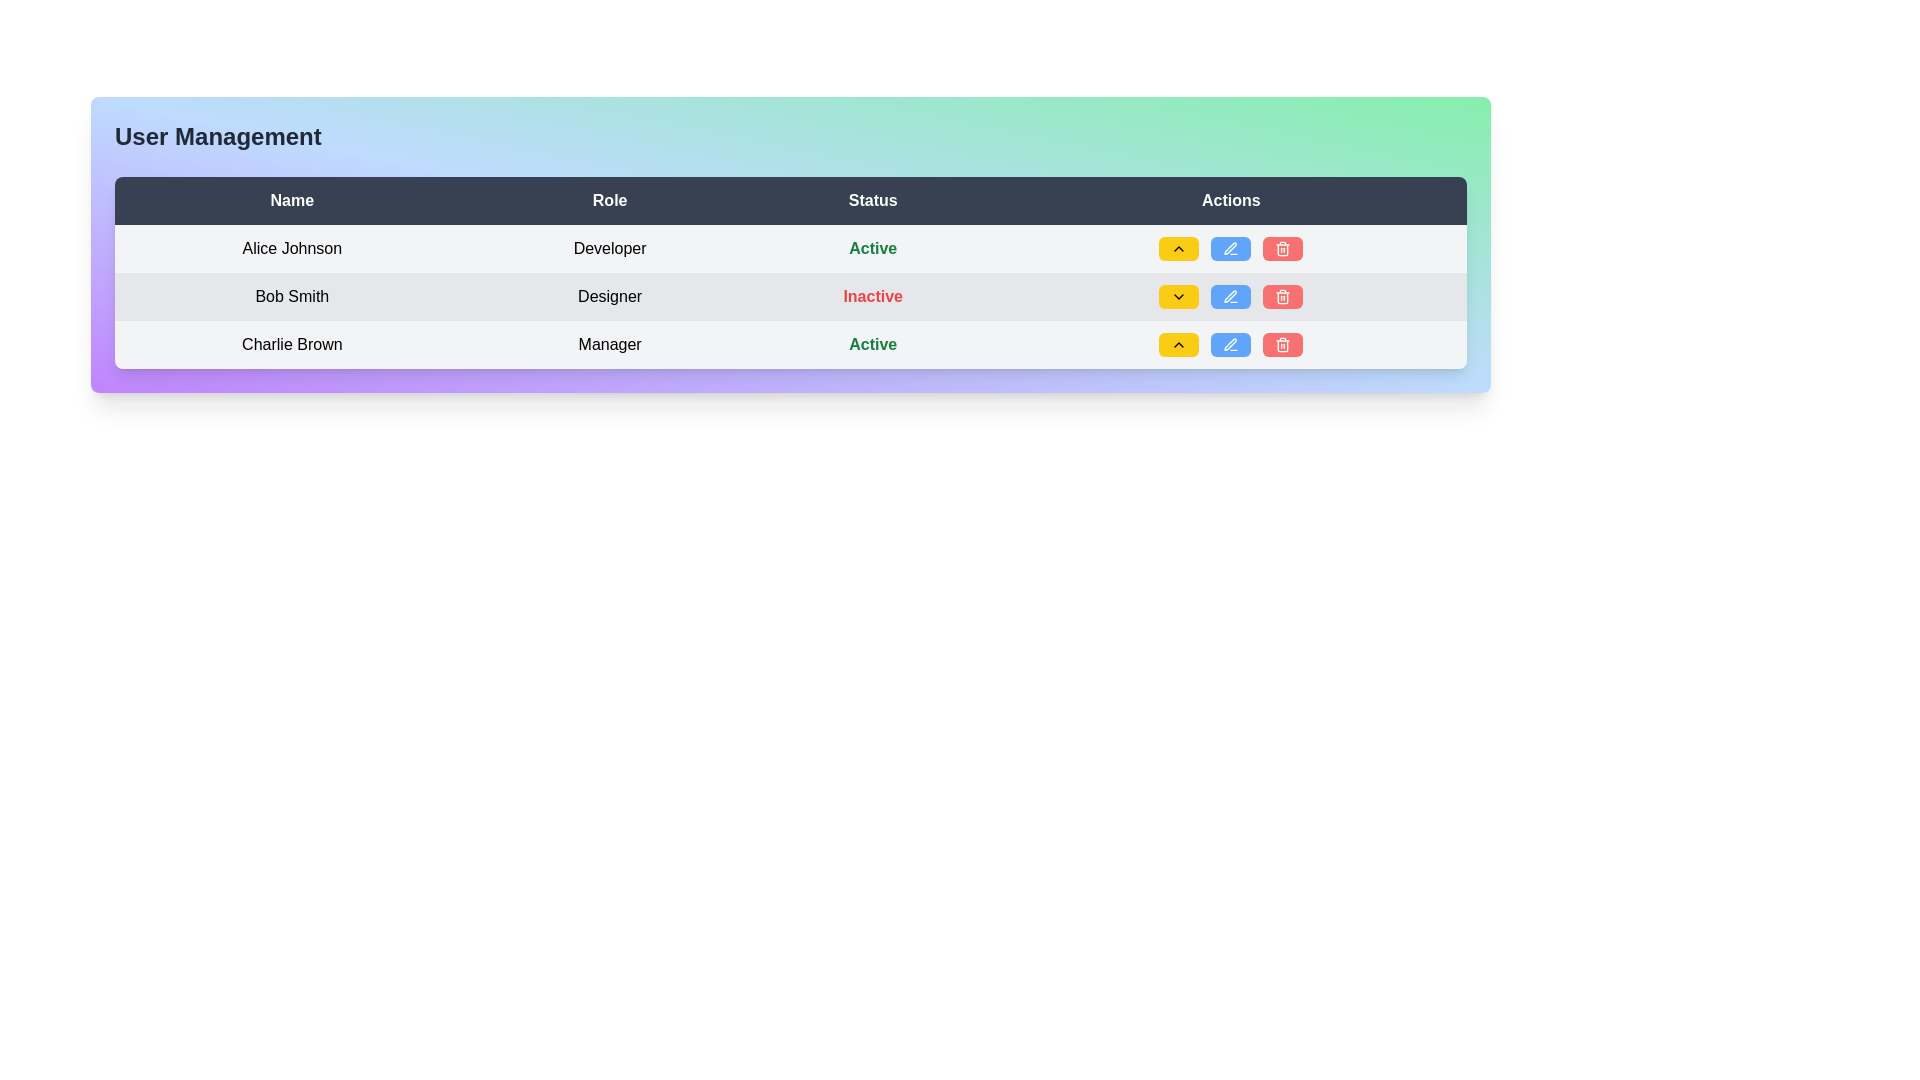 This screenshot has height=1080, width=1920. What do you see at coordinates (1179, 248) in the screenshot?
I see `the upward-pointing chevron-shaped icon embedded in the yellow rectangular button located in the 'Actions' column of the third row of the table to trigger potential hover effects` at bounding box center [1179, 248].